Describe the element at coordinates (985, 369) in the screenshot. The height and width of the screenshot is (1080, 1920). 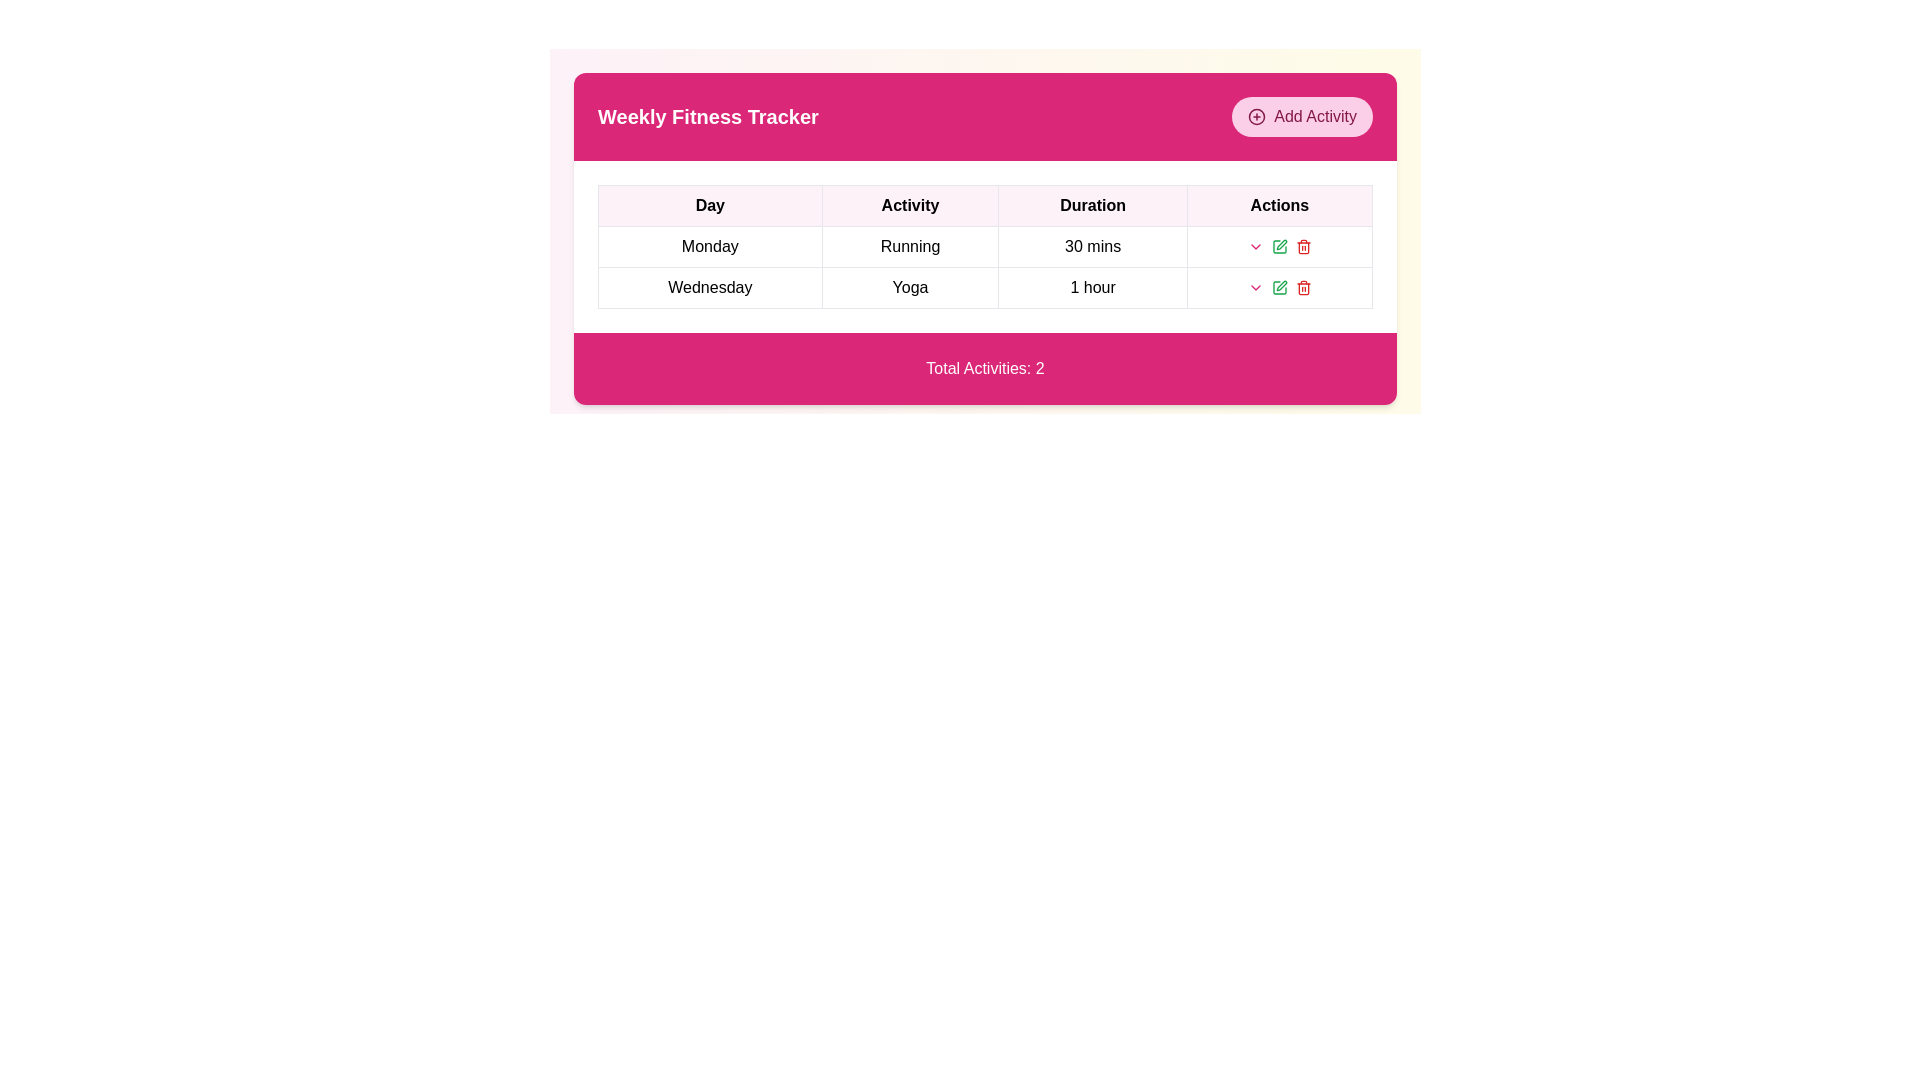
I see `the Informational Text Section at the bottom of the Weekly Fitness Tracker, which has a pink background and displays 'Total Activities: 2'` at that location.